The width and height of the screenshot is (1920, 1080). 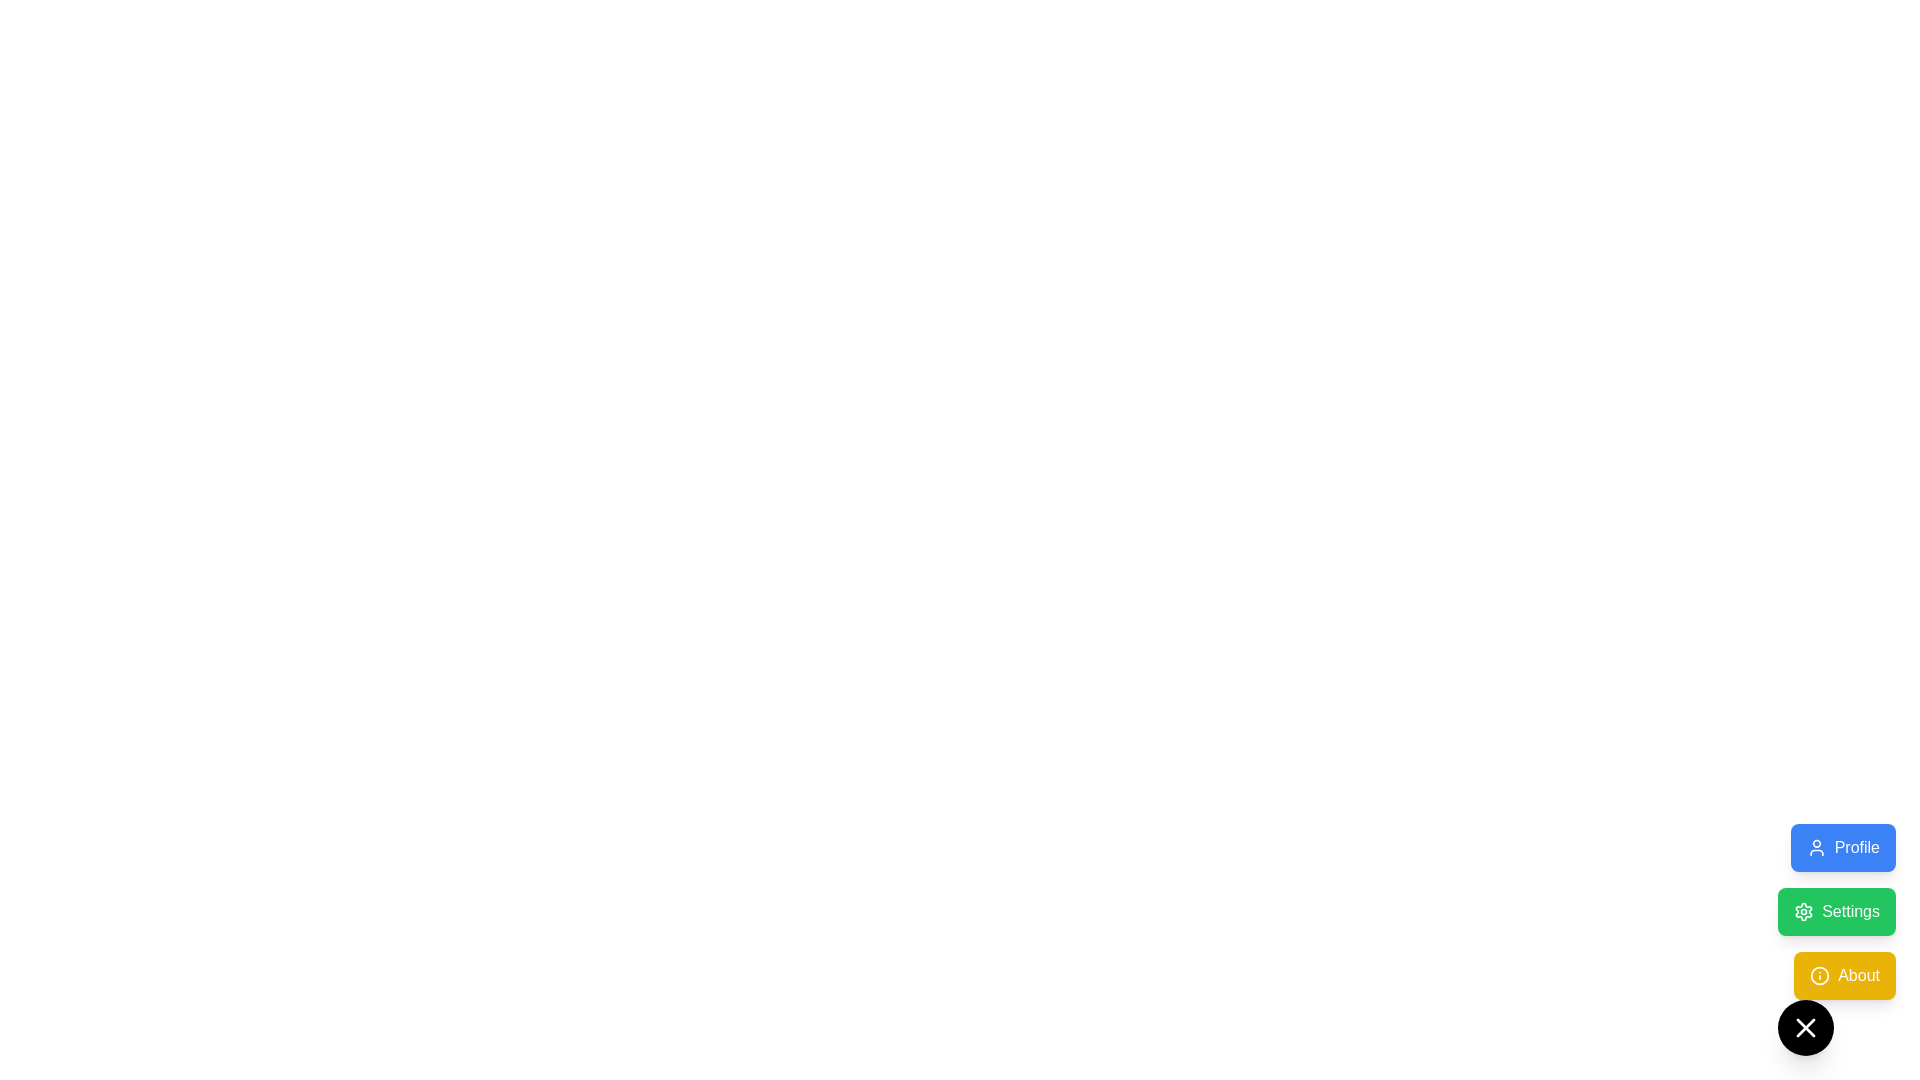 I want to click on the SVG circle element that is part of the 'About' icon, which is located at the bottom-right quadrant of the interface, just above the black 'Close' button, so click(x=1820, y=974).